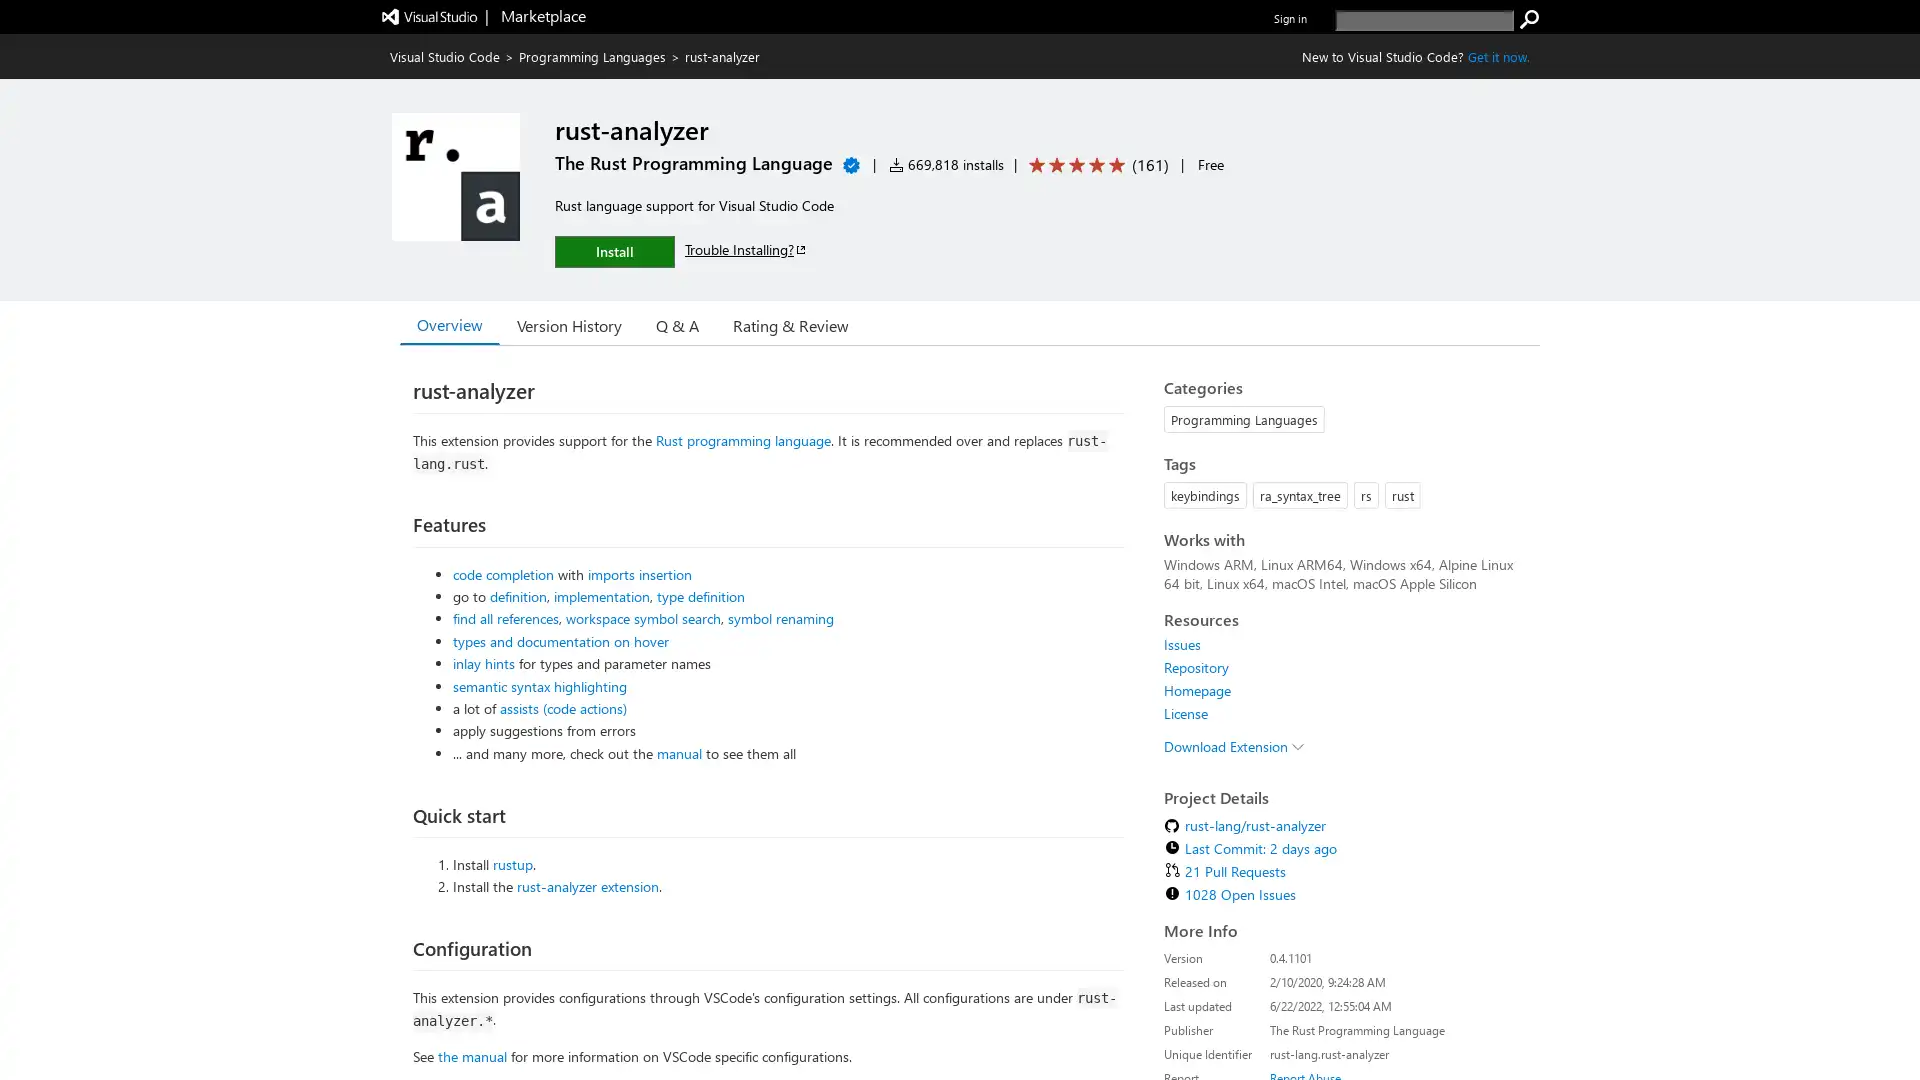  Describe the element at coordinates (449, 323) in the screenshot. I see `Overview` at that location.